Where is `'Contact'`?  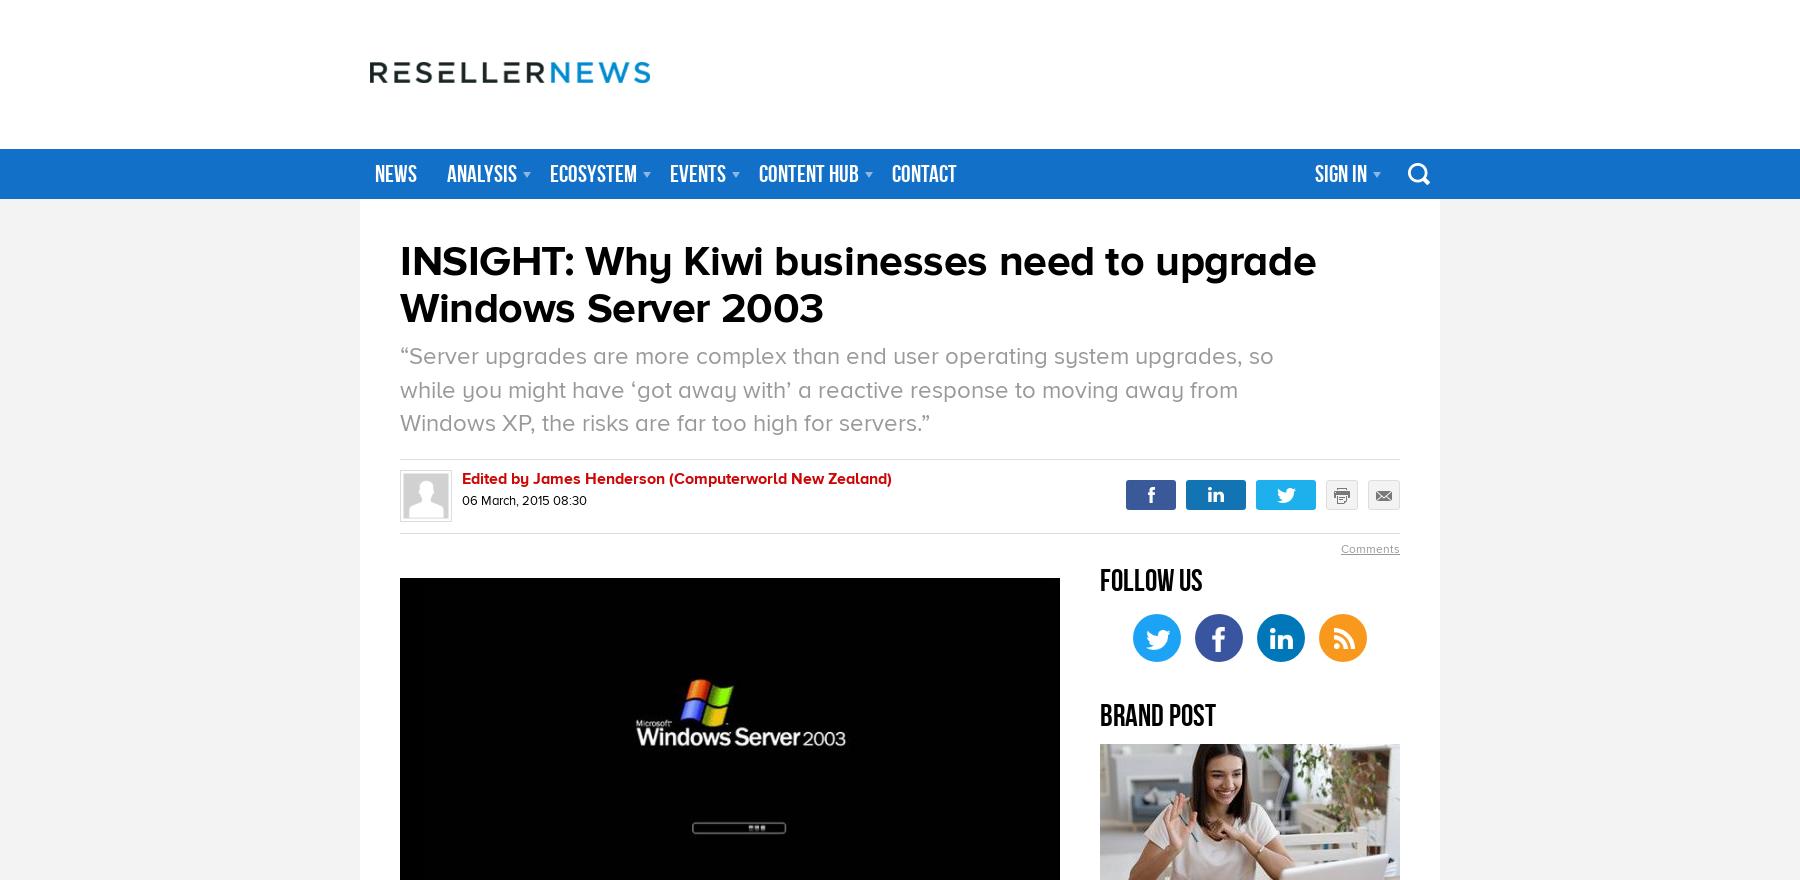
'Contact' is located at coordinates (892, 172).